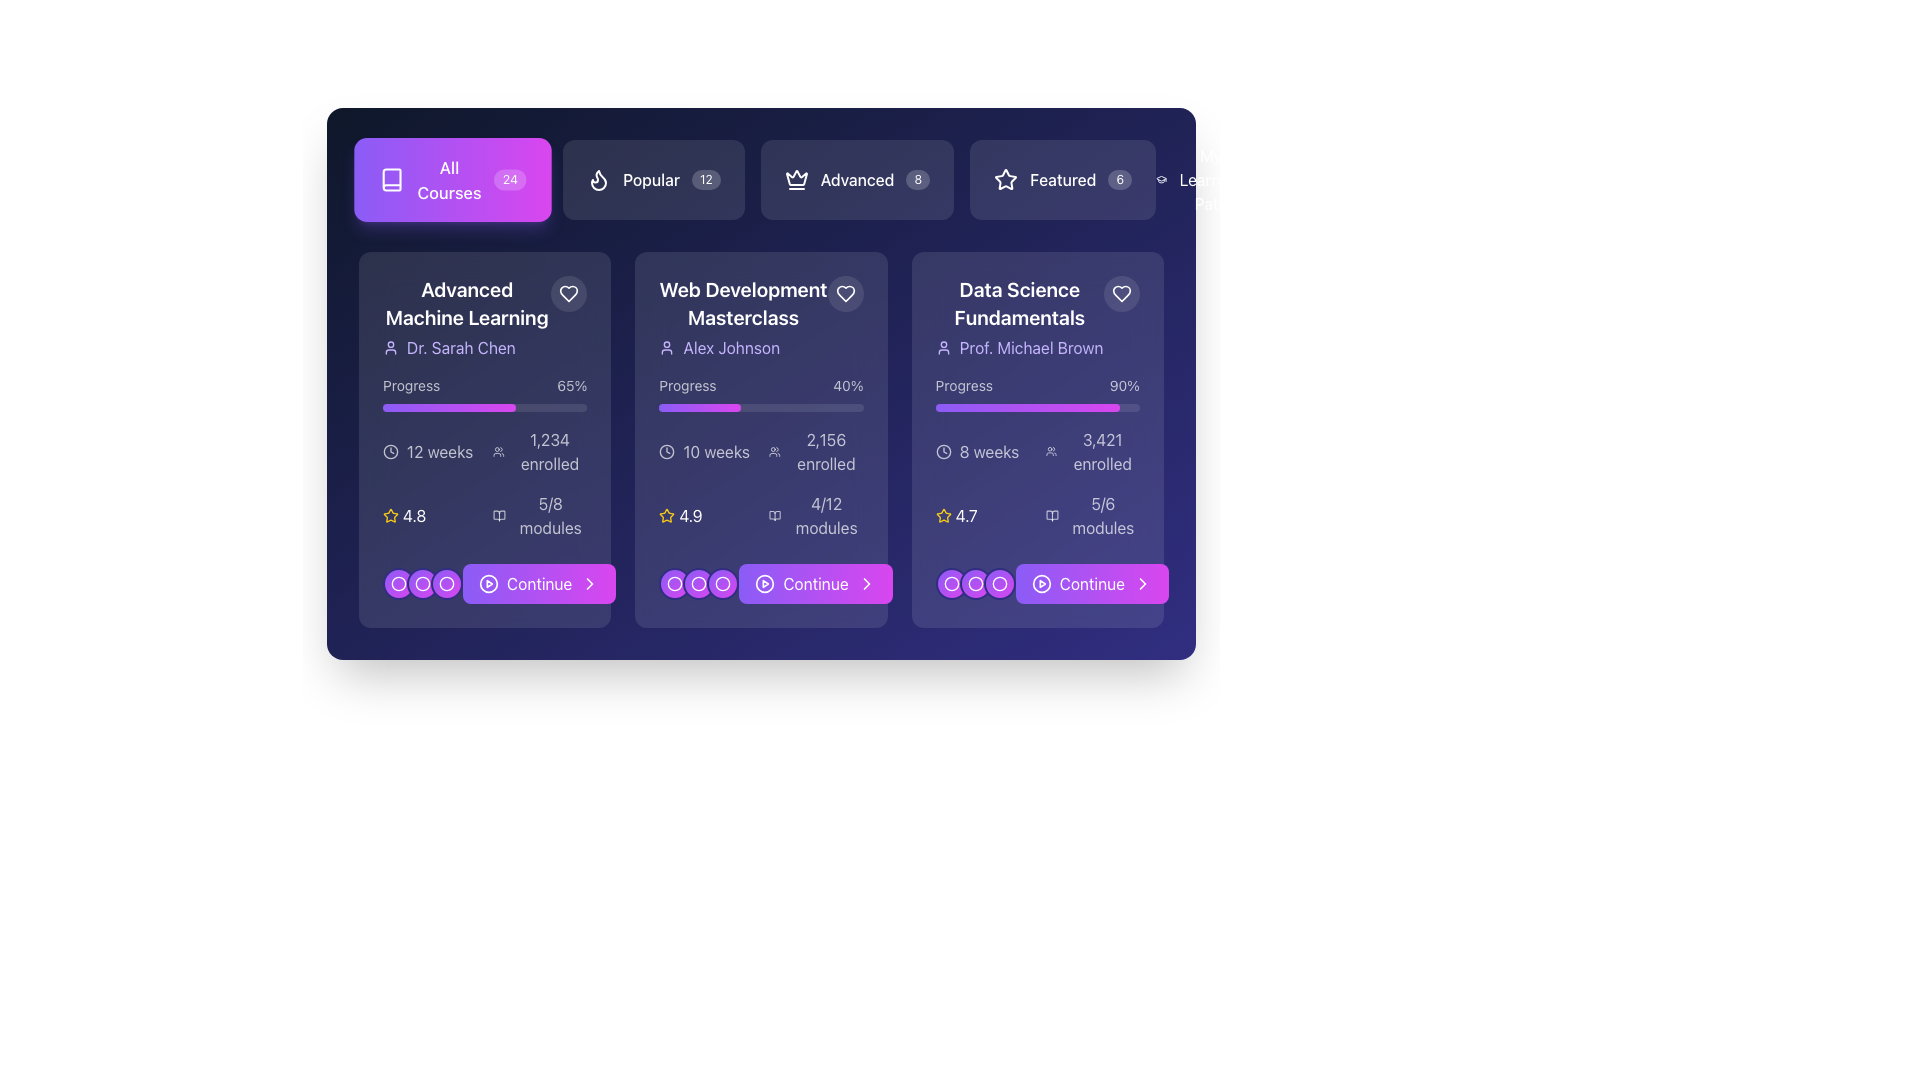  I want to click on the minimalist white book icon located in the 'All Courses' section, positioned to the left of the 'All Courses' text, so click(392, 180).